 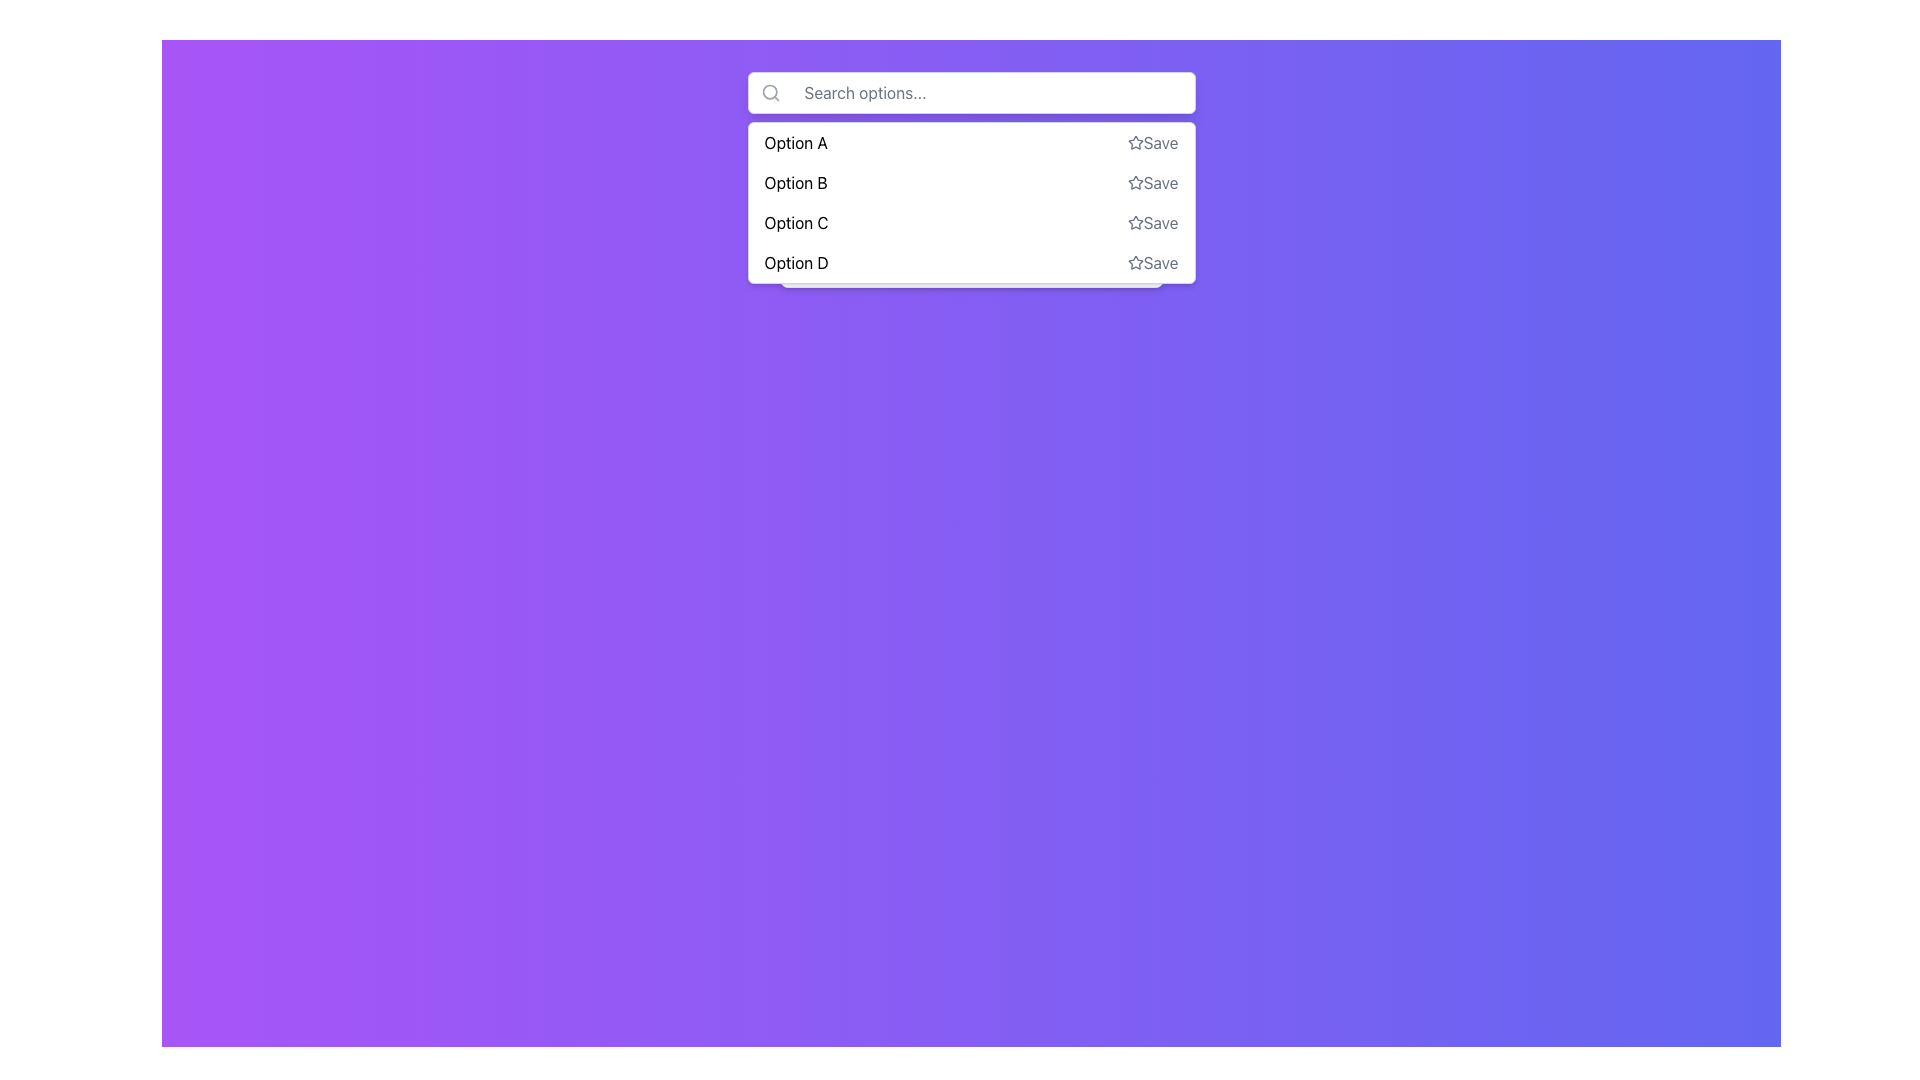 I want to click on the 'Save' button associated with 'Option D', so click(x=1152, y=261).